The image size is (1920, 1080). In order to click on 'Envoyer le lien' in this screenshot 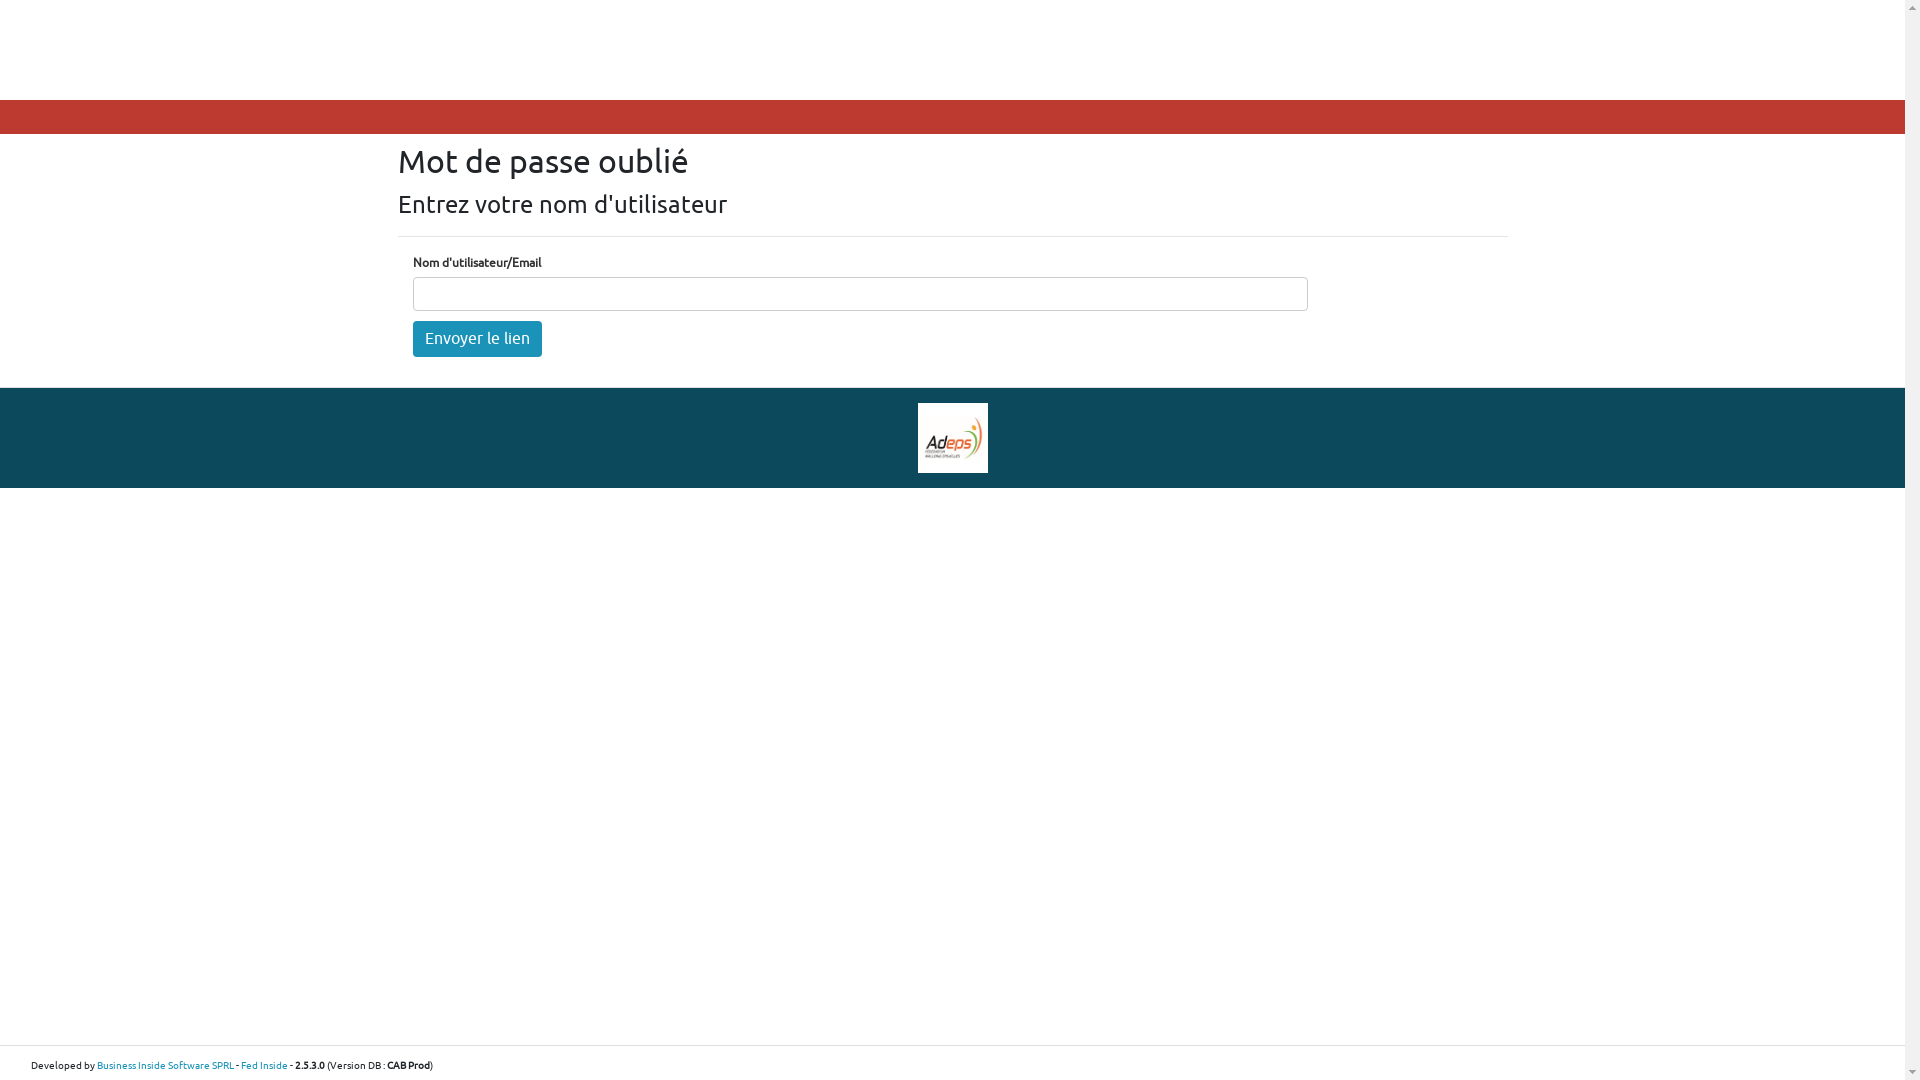, I will do `click(475, 338)`.